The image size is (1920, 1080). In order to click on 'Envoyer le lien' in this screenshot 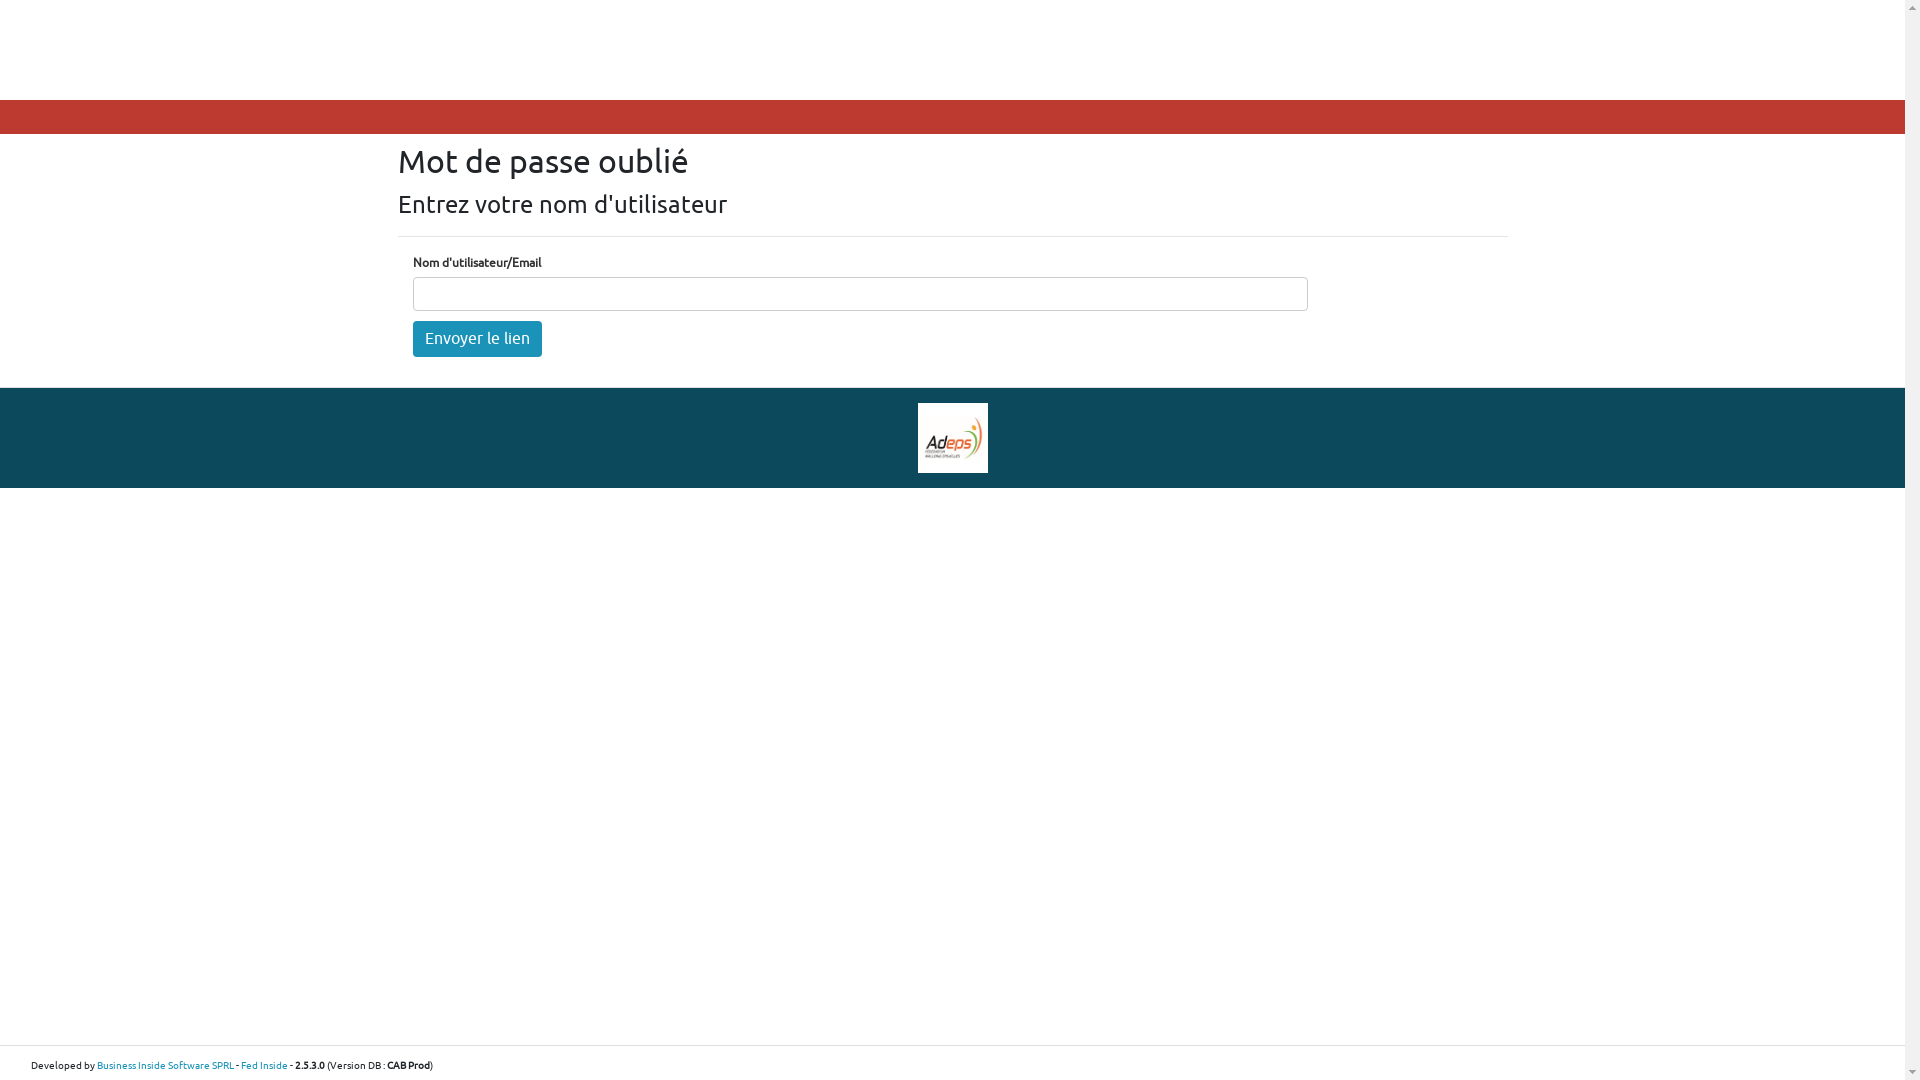, I will do `click(475, 338)`.